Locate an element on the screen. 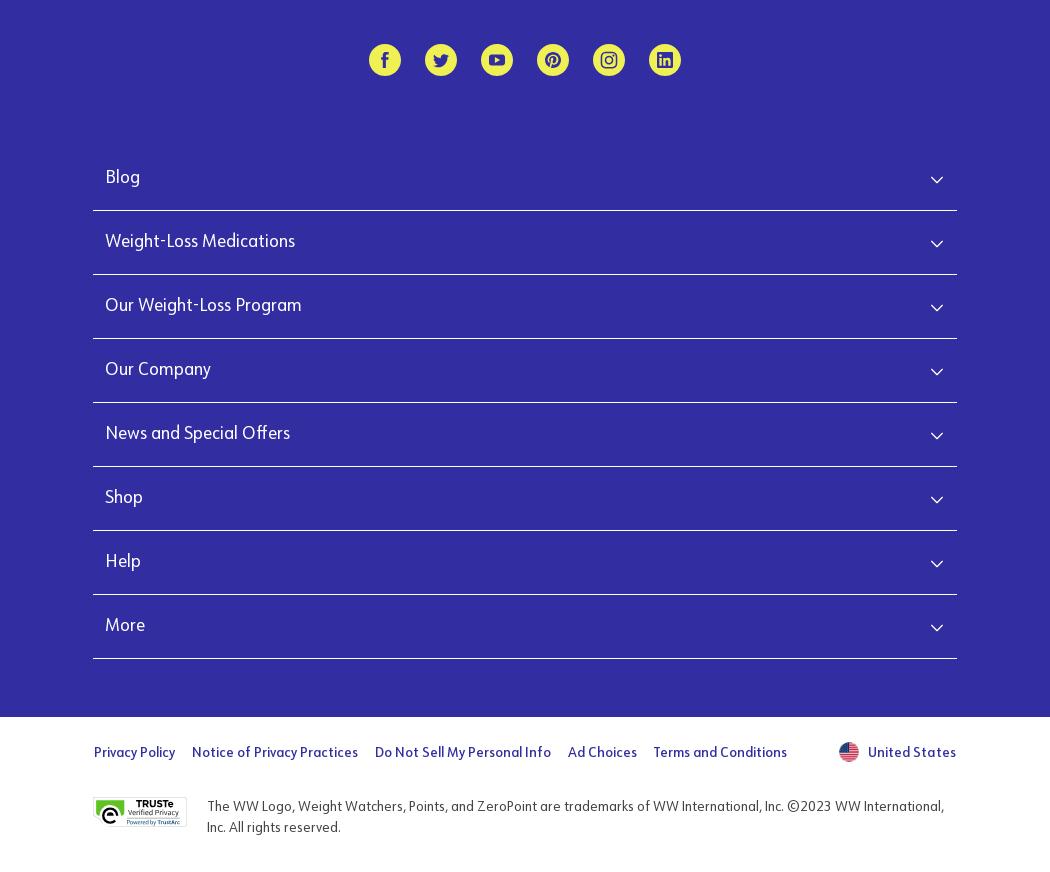  'Help' is located at coordinates (121, 560).